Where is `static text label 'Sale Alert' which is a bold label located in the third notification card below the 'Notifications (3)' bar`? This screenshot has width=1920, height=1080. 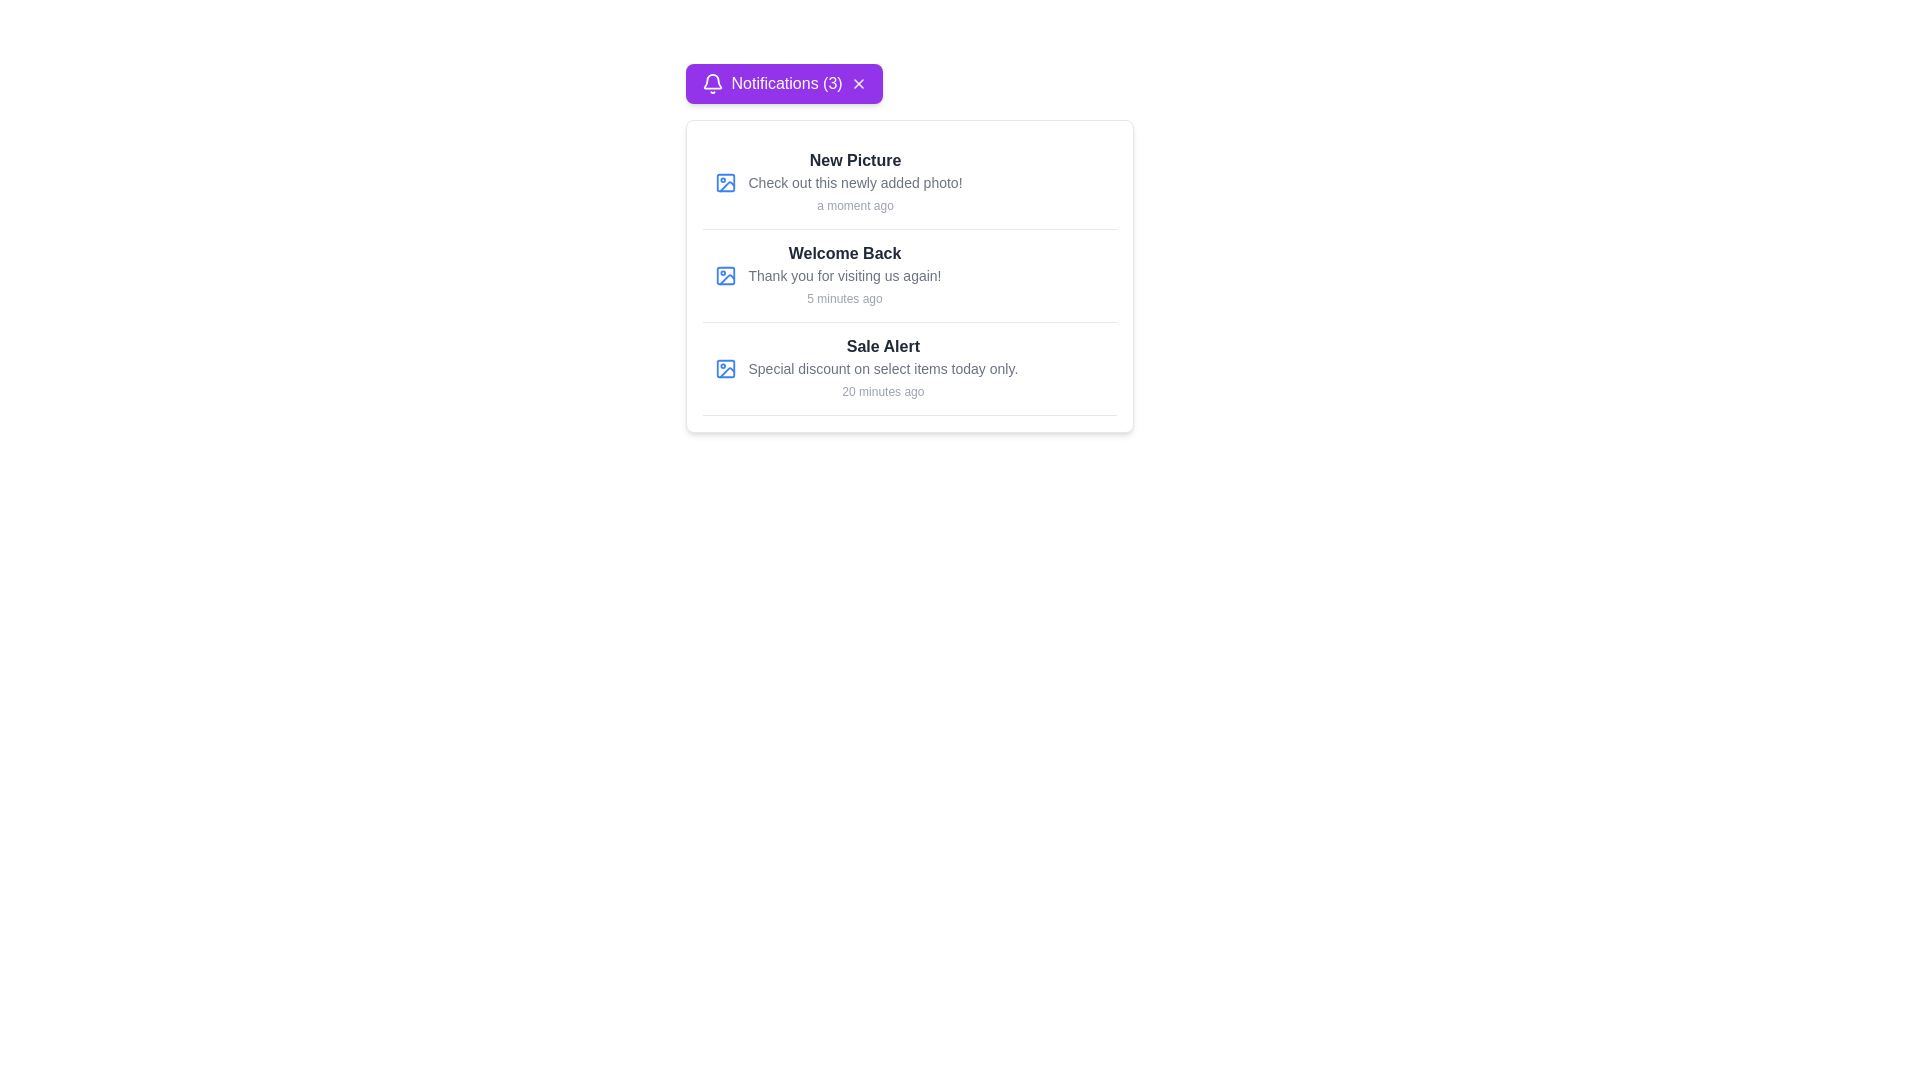 static text label 'Sale Alert' which is a bold label located in the third notification card below the 'Notifications (3)' bar is located at coordinates (882, 346).